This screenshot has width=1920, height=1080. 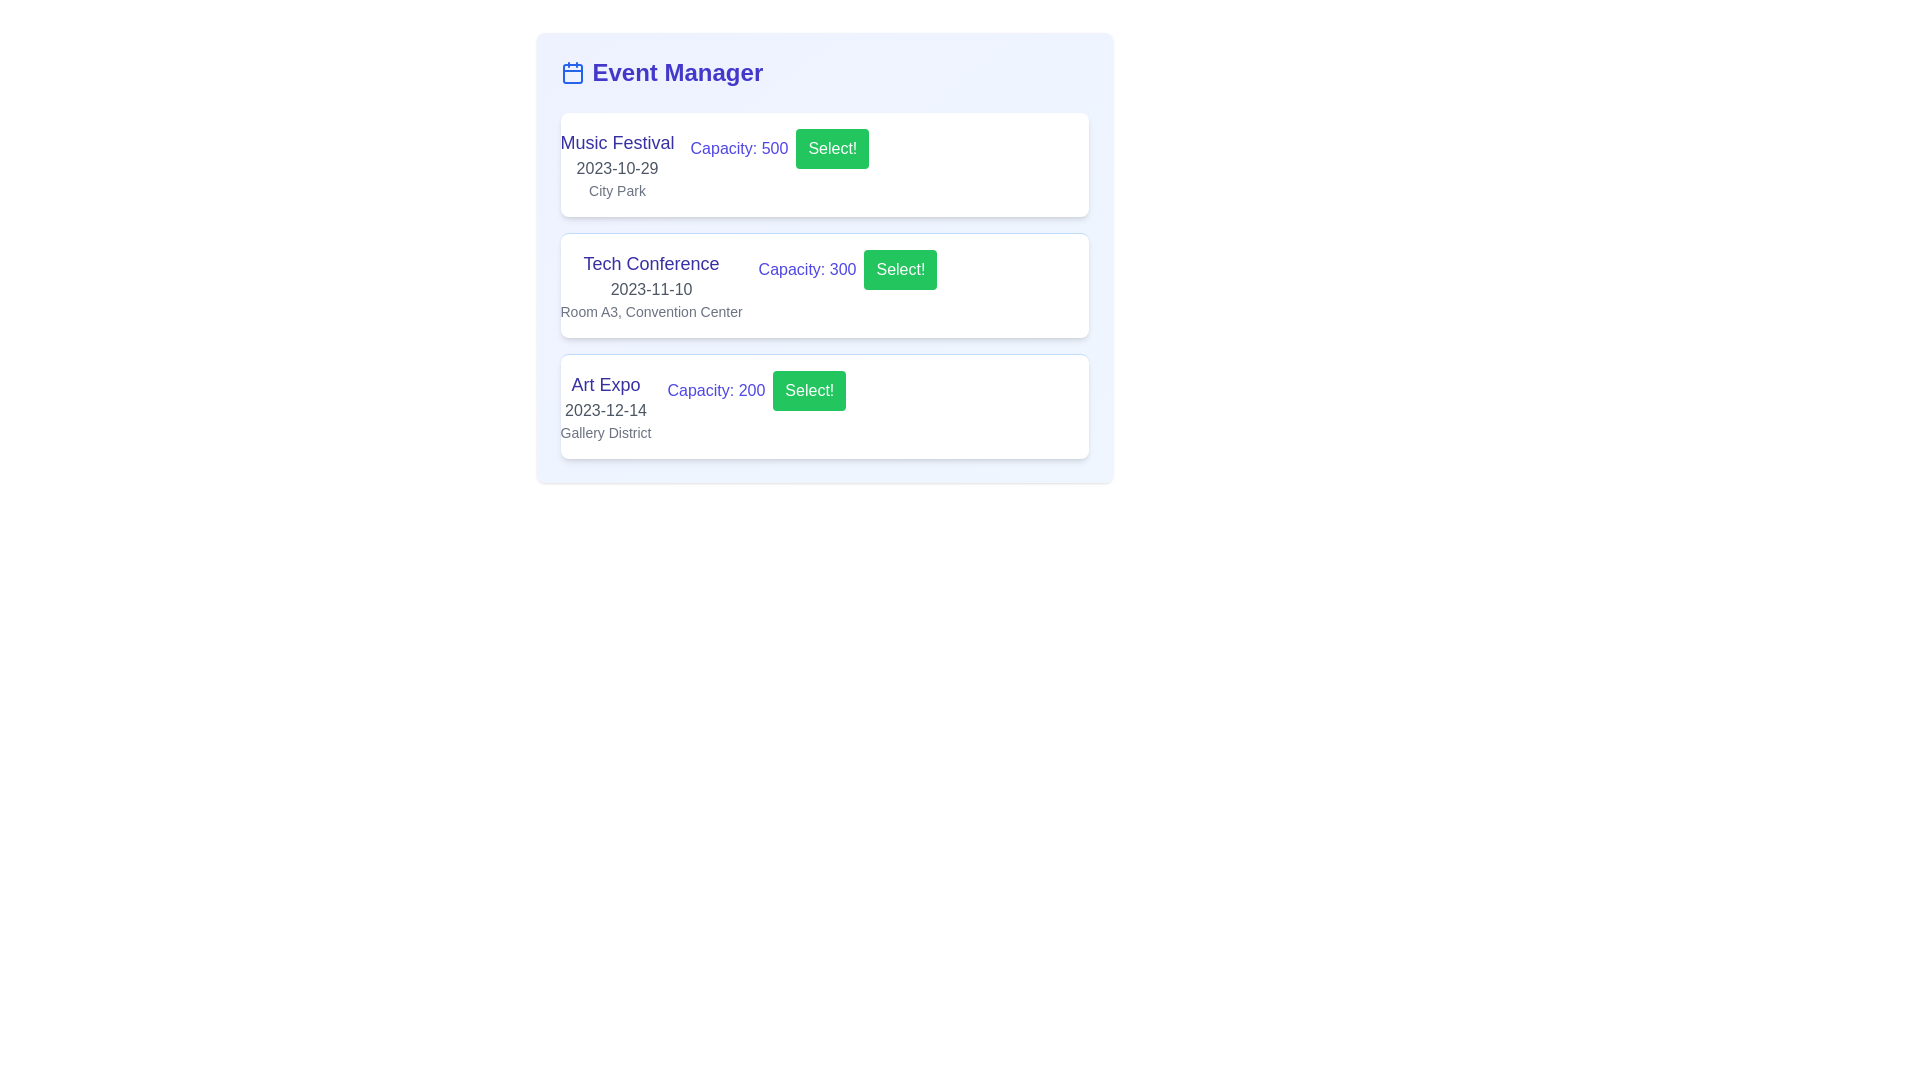 What do you see at coordinates (738, 148) in the screenshot?
I see `the informational static text label displaying the capacity of the 'Music Festival' event in the 'Event Manager' section, located between the event title and the 'Select!' button` at bounding box center [738, 148].